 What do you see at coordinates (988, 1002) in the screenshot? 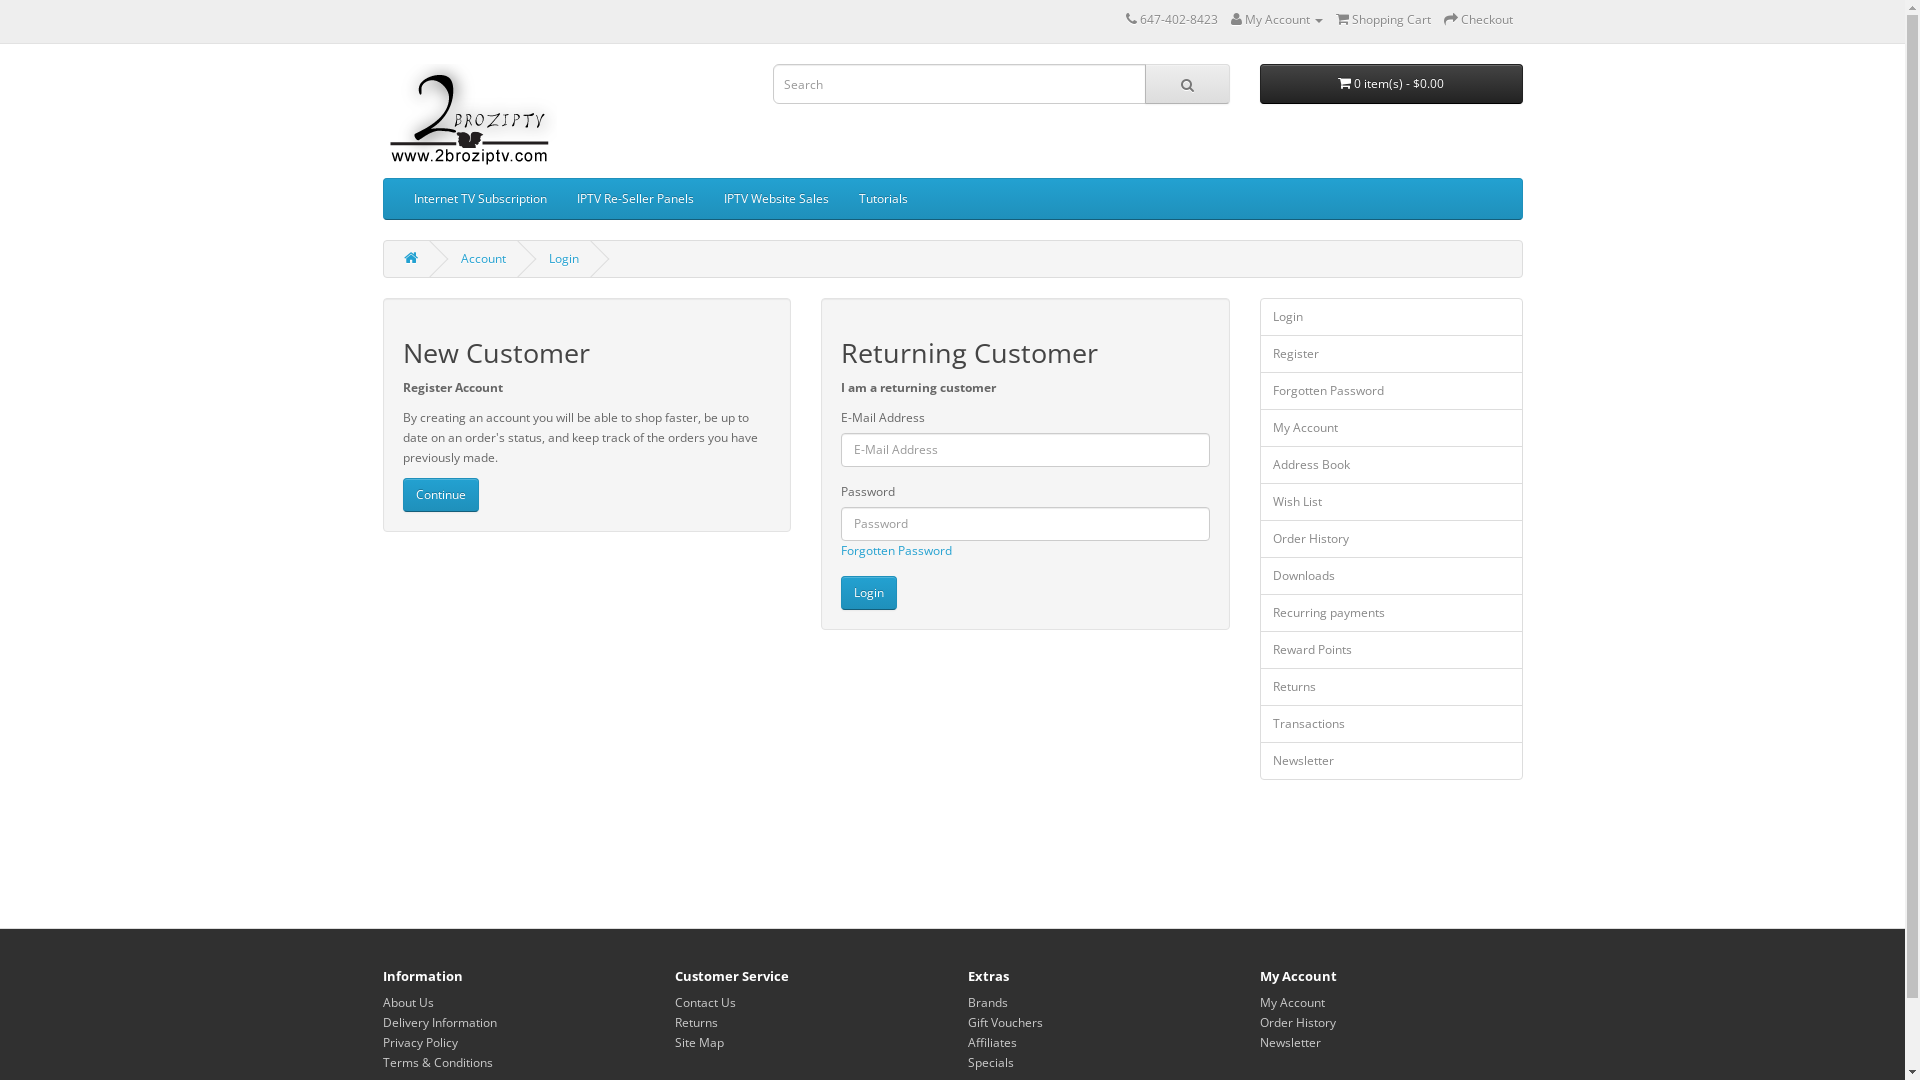
I see `'Brands'` at bounding box center [988, 1002].